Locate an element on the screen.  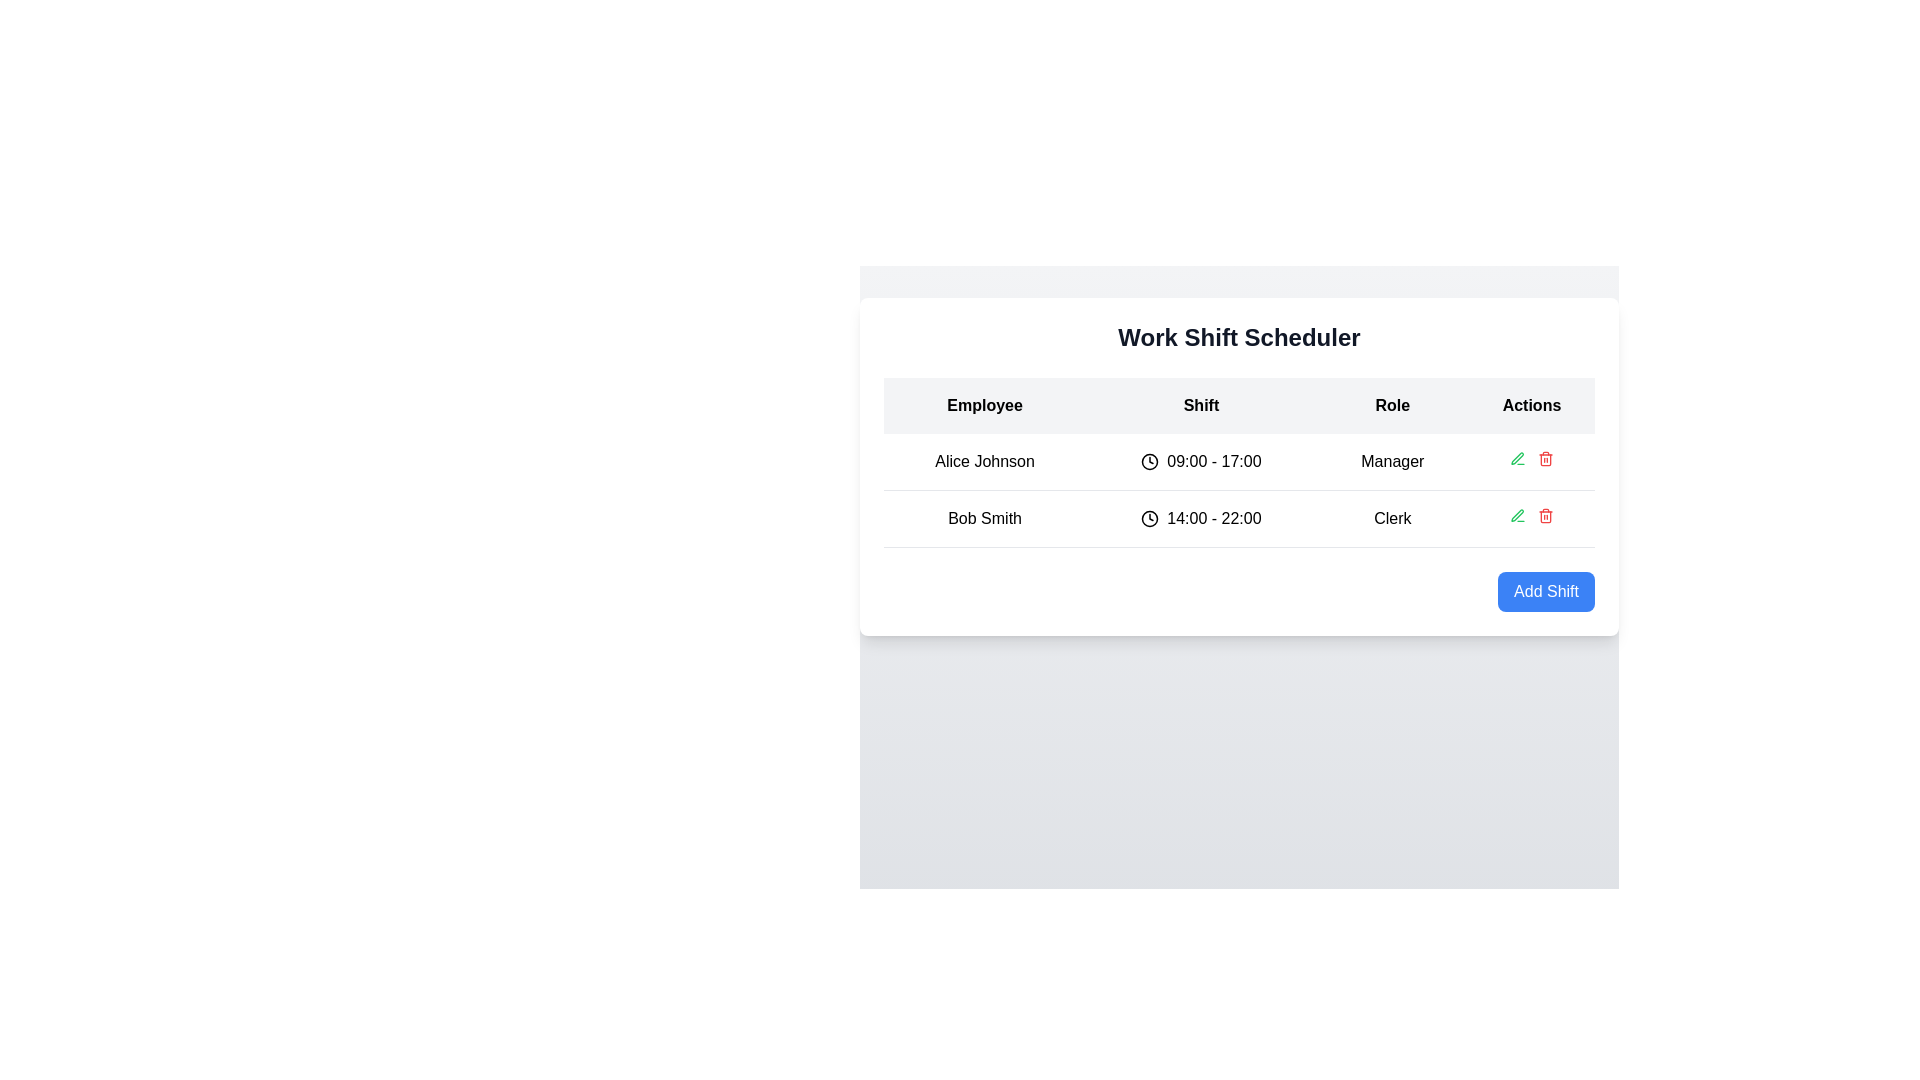
the text label indicating the role 'Clerk' assigned to employee Bob Smith for the shift '14:00 - 22:00' is located at coordinates (1391, 518).